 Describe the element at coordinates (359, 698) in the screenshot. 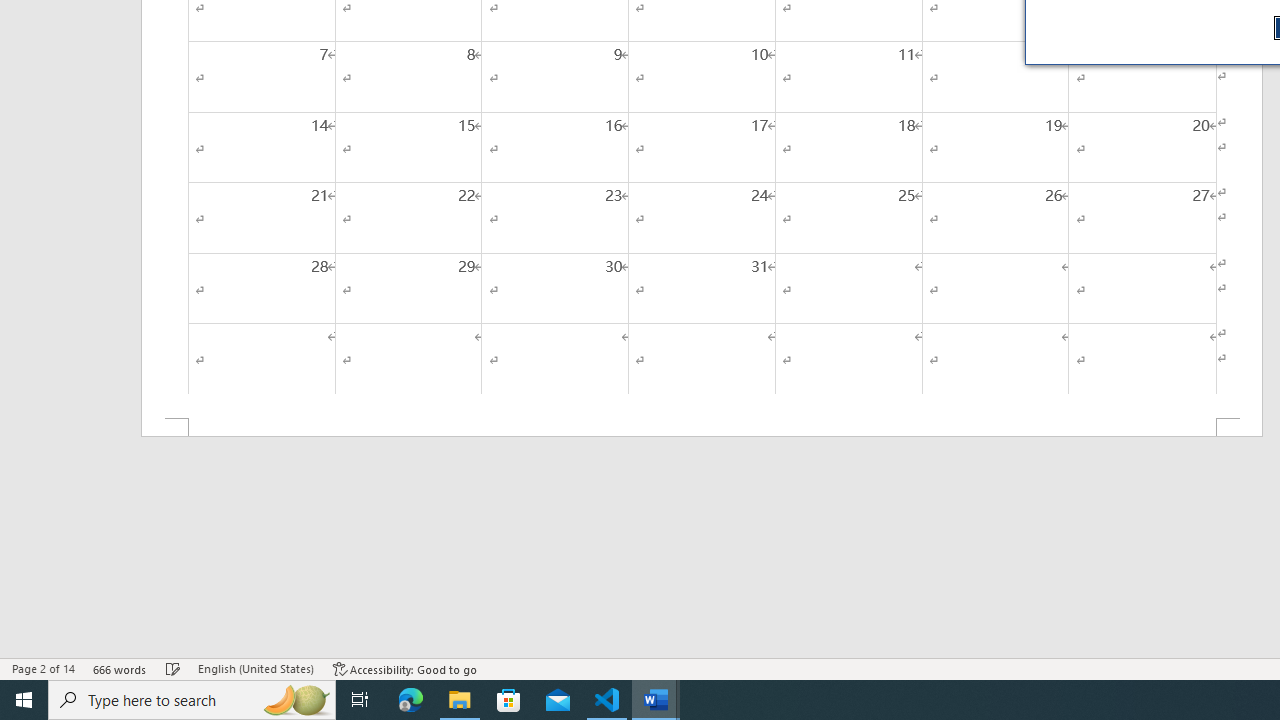

I see `'Task View'` at that location.